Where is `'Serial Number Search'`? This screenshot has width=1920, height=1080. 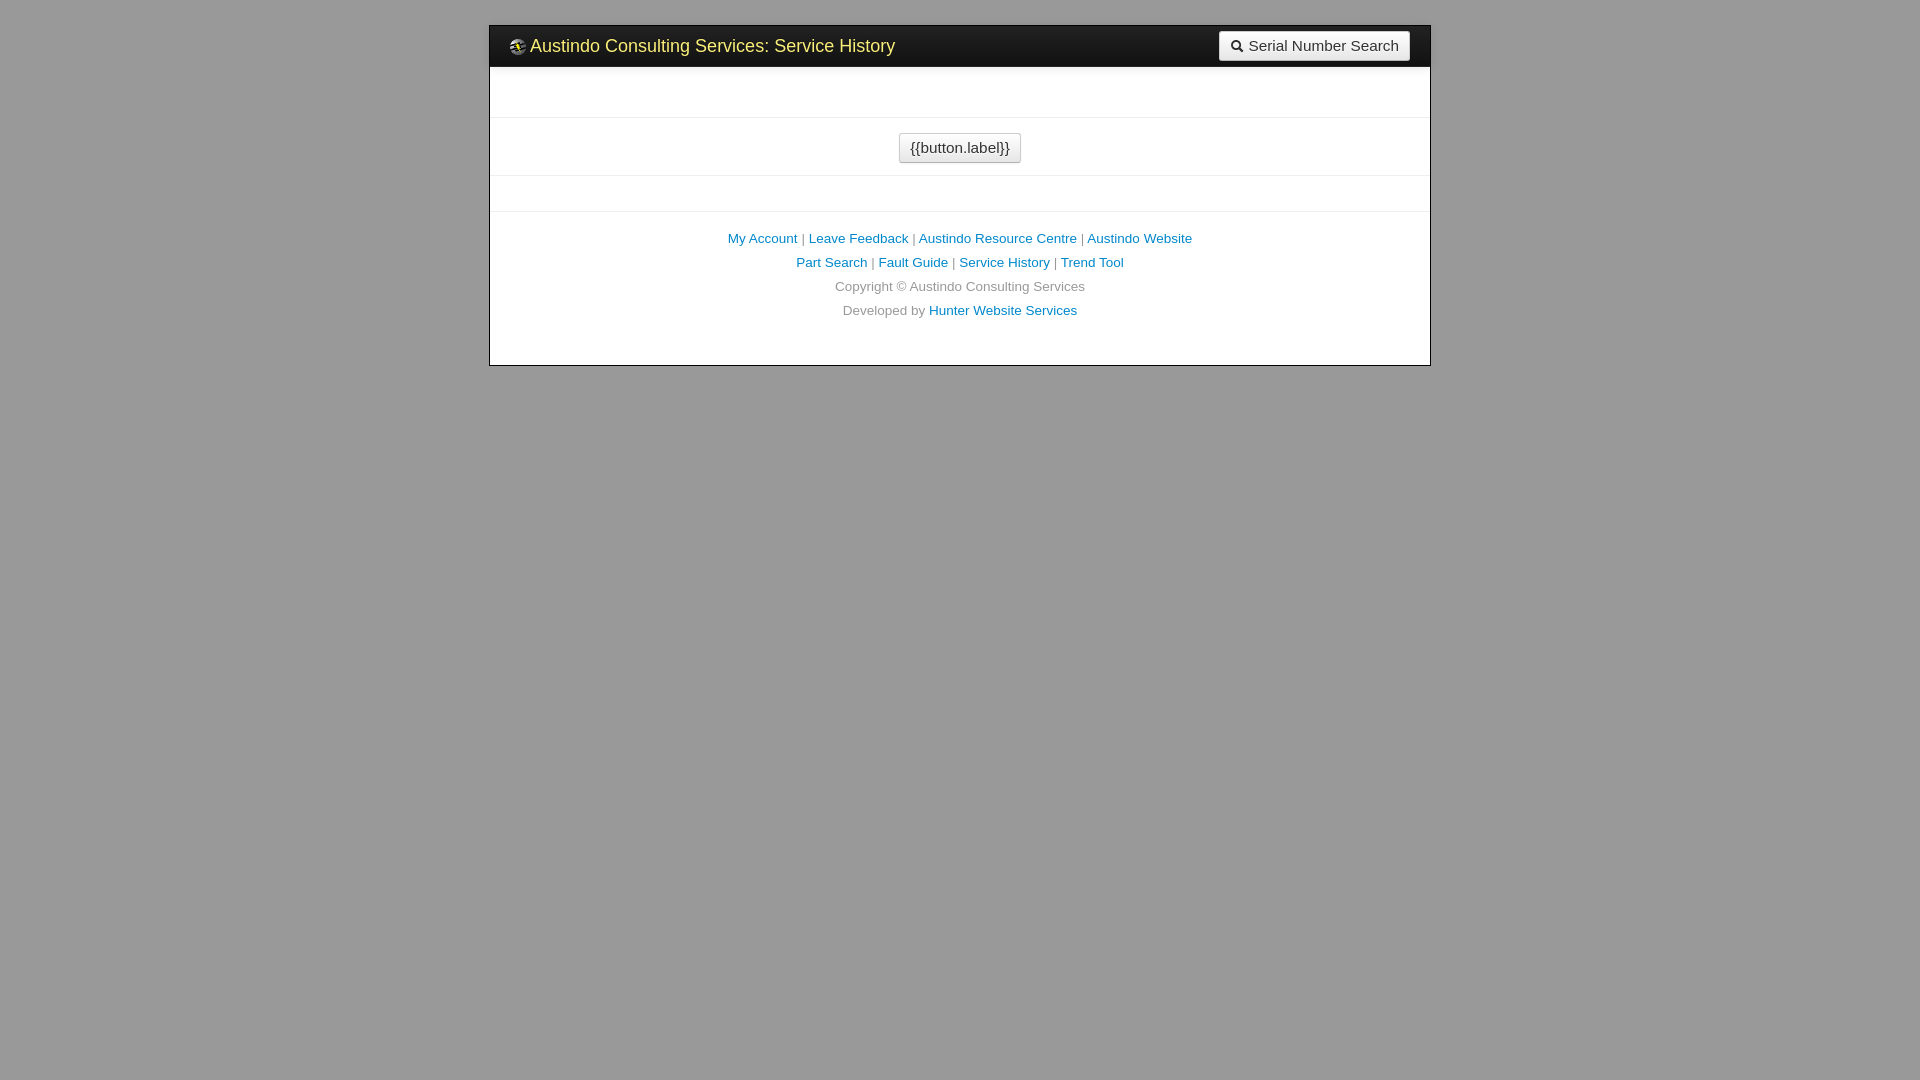
'Serial Number Search' is located at coordinates (1218, 45).